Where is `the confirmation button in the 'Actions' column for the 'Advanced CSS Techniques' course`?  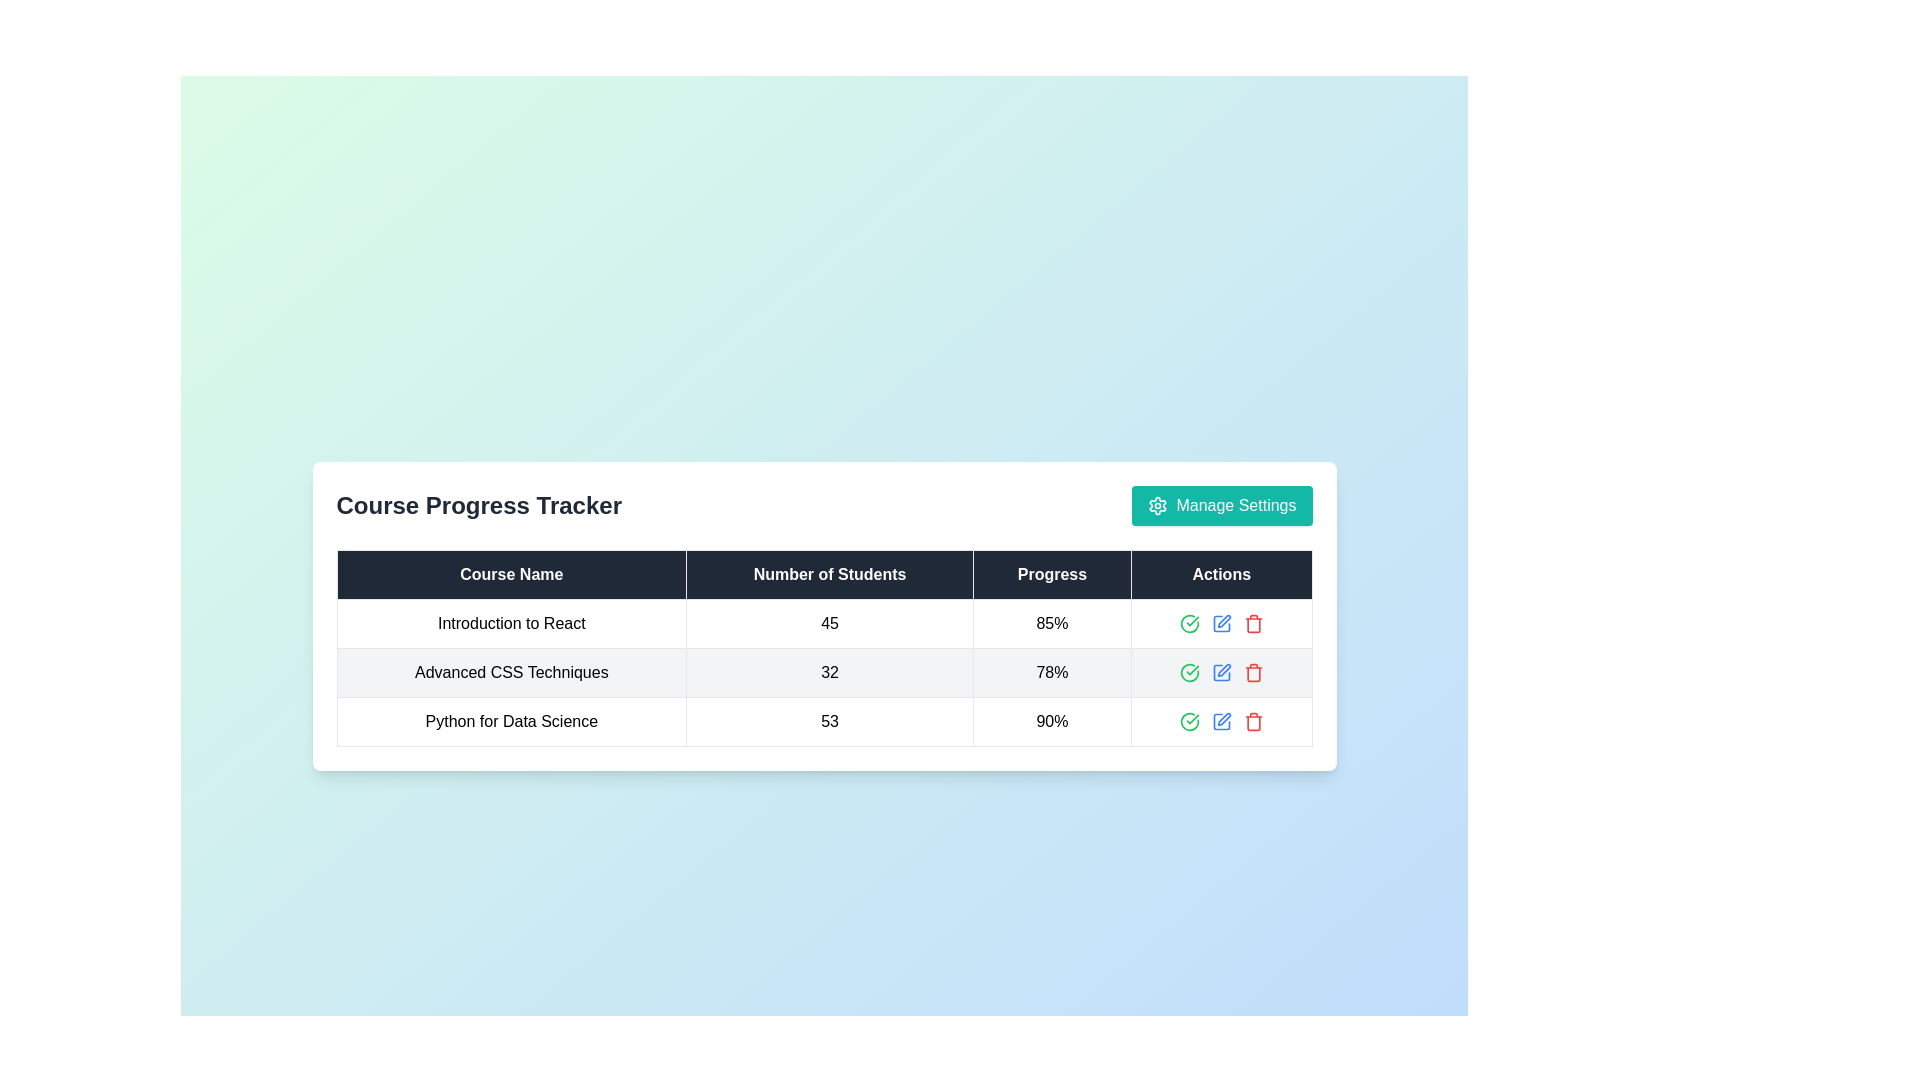 the confirmation button in the 'Actions' column for the 'Advanced CSS Techniques' course is located at coordinates (1189, 672).